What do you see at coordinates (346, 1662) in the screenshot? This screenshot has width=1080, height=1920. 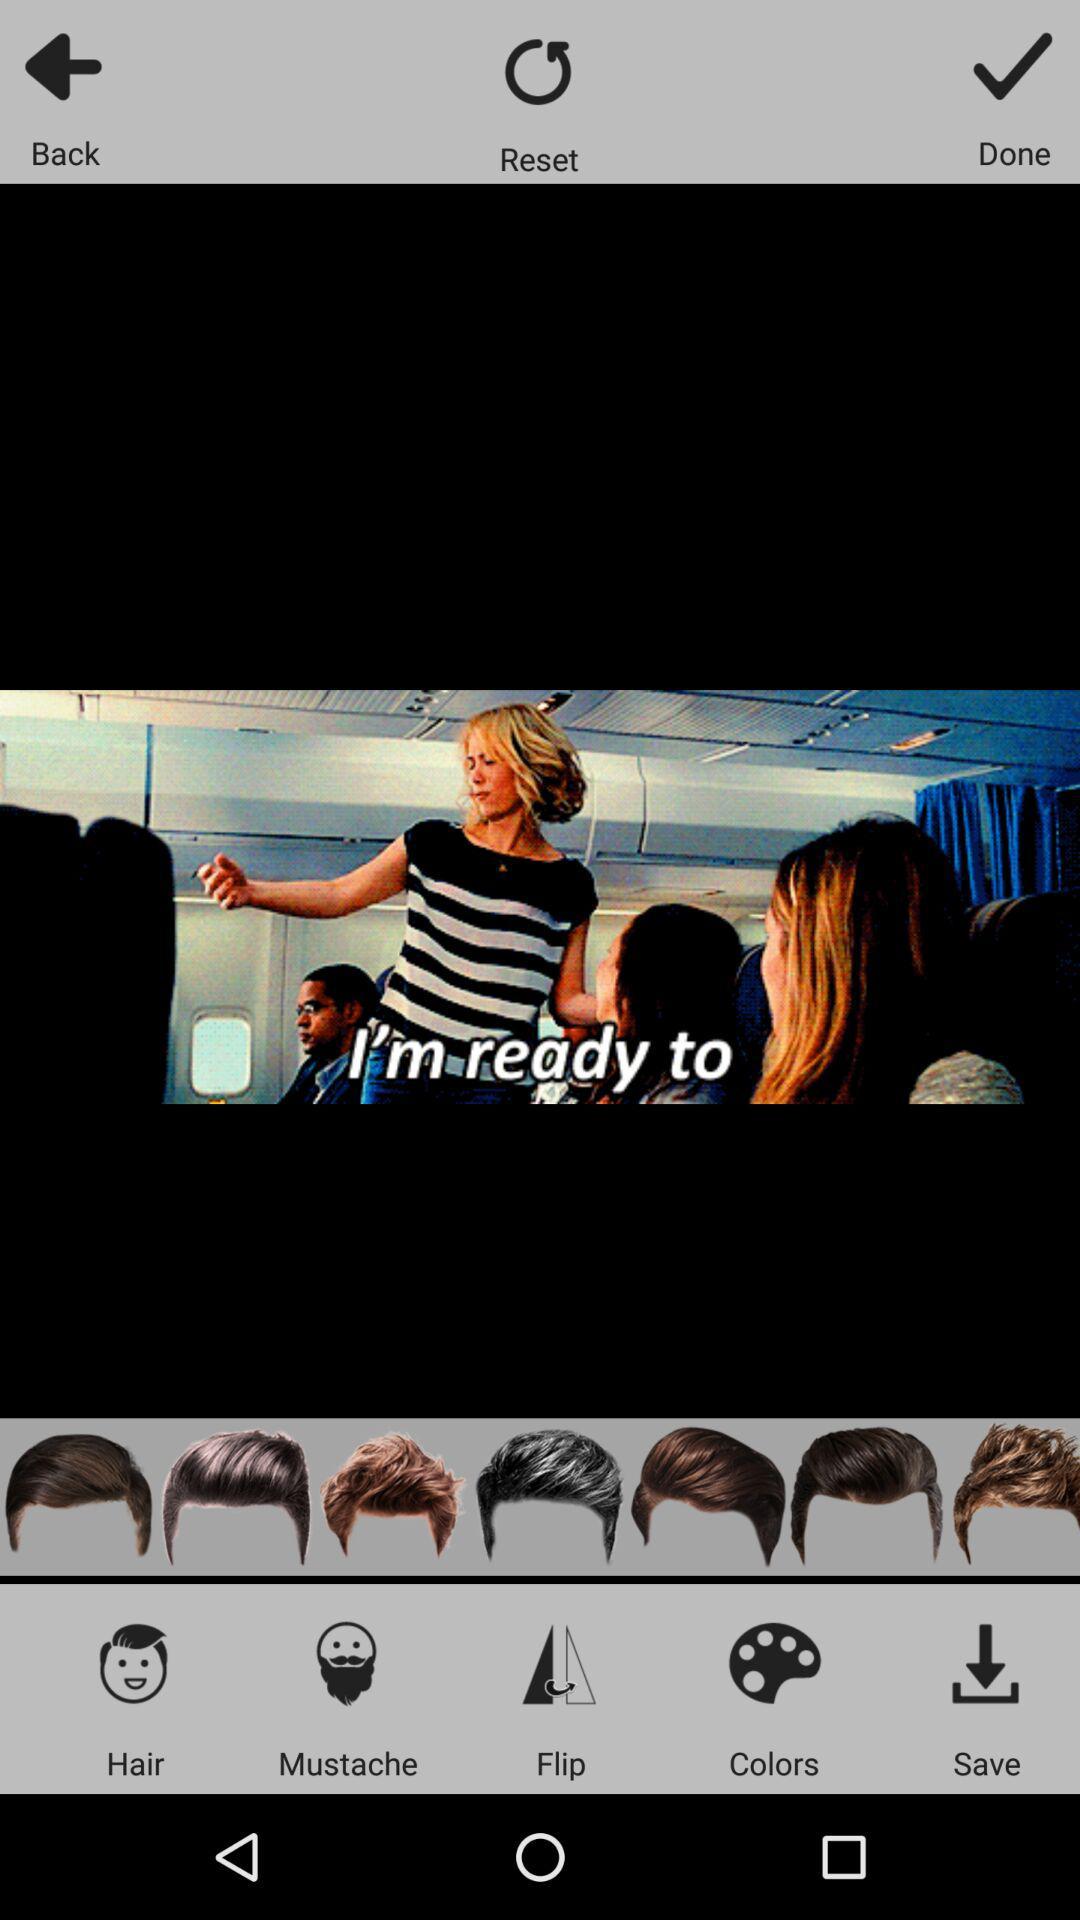 I see `mustache icon` at bounding box center [346, 1662].